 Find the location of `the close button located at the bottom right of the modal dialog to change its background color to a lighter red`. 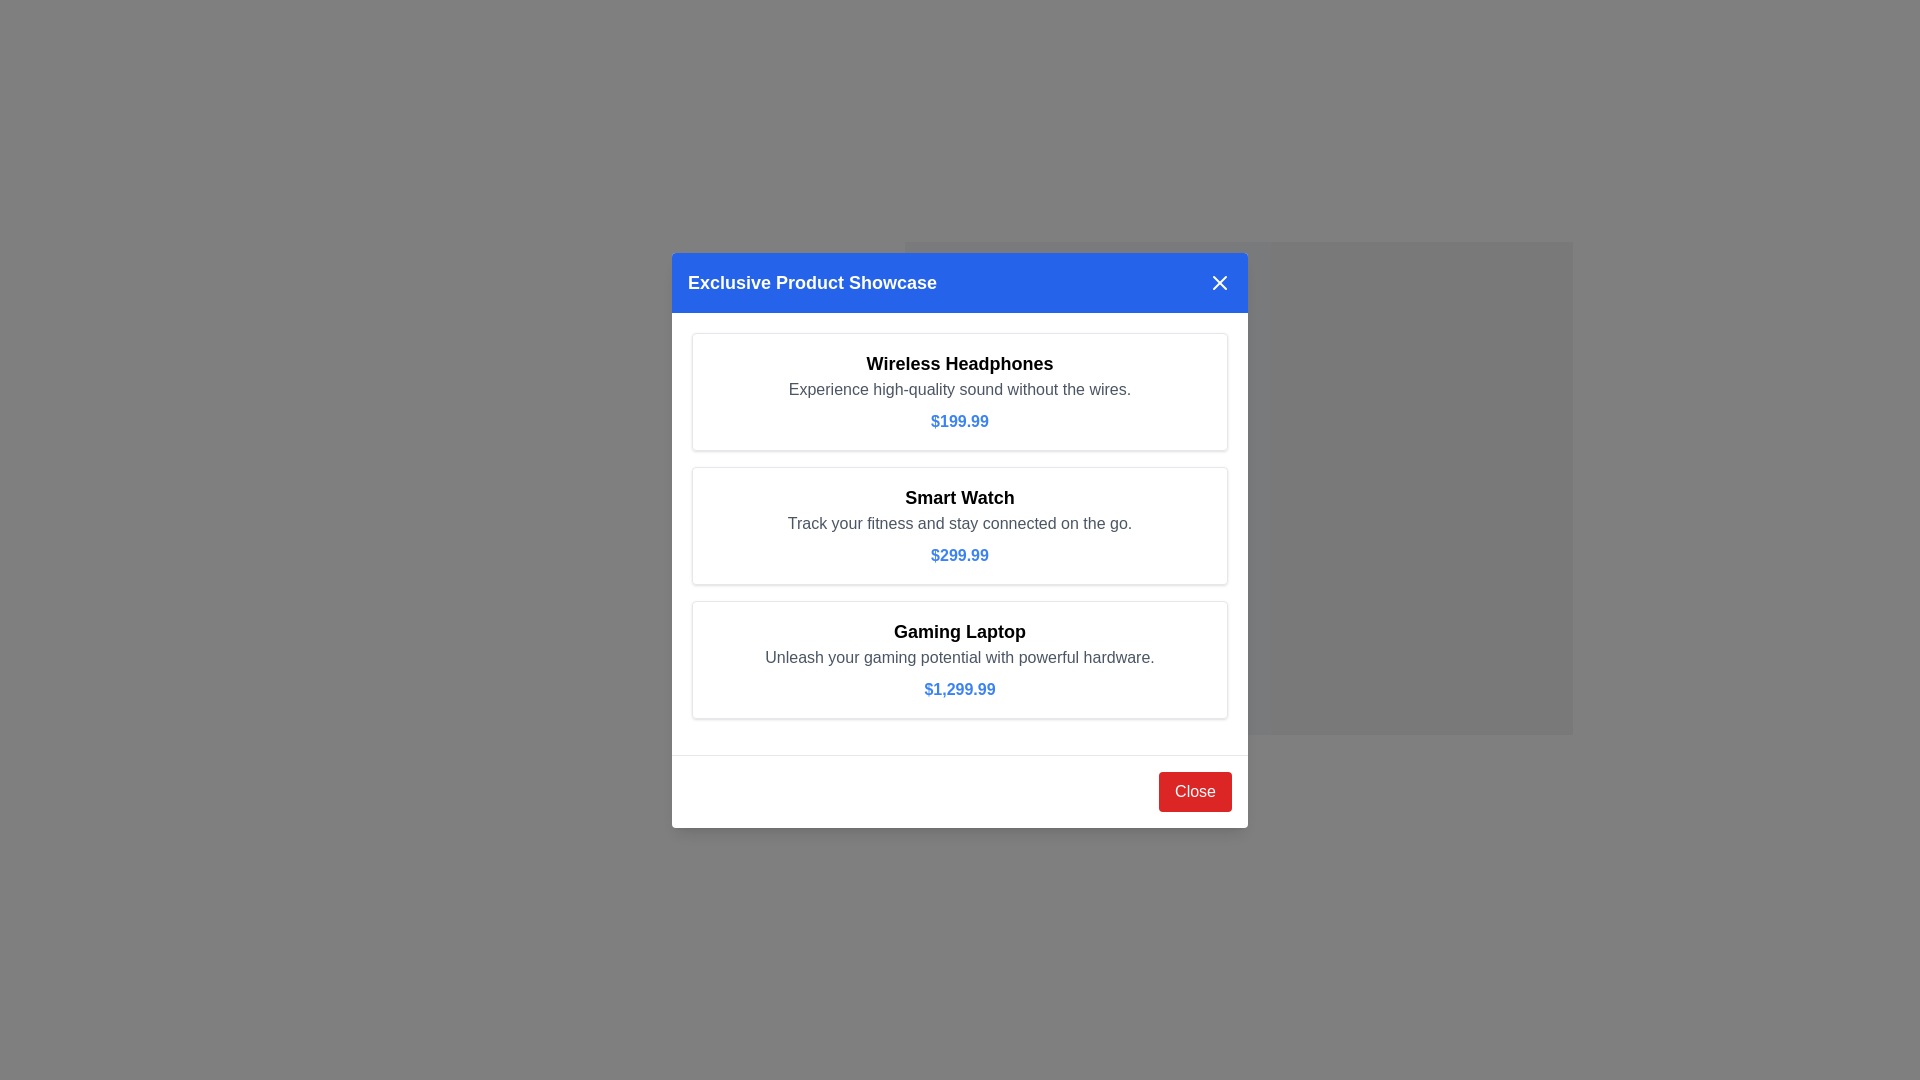

the close button located at the bottom right of the modal dialog to change its background color to a lighter red is located at coordinates (1195, 790).